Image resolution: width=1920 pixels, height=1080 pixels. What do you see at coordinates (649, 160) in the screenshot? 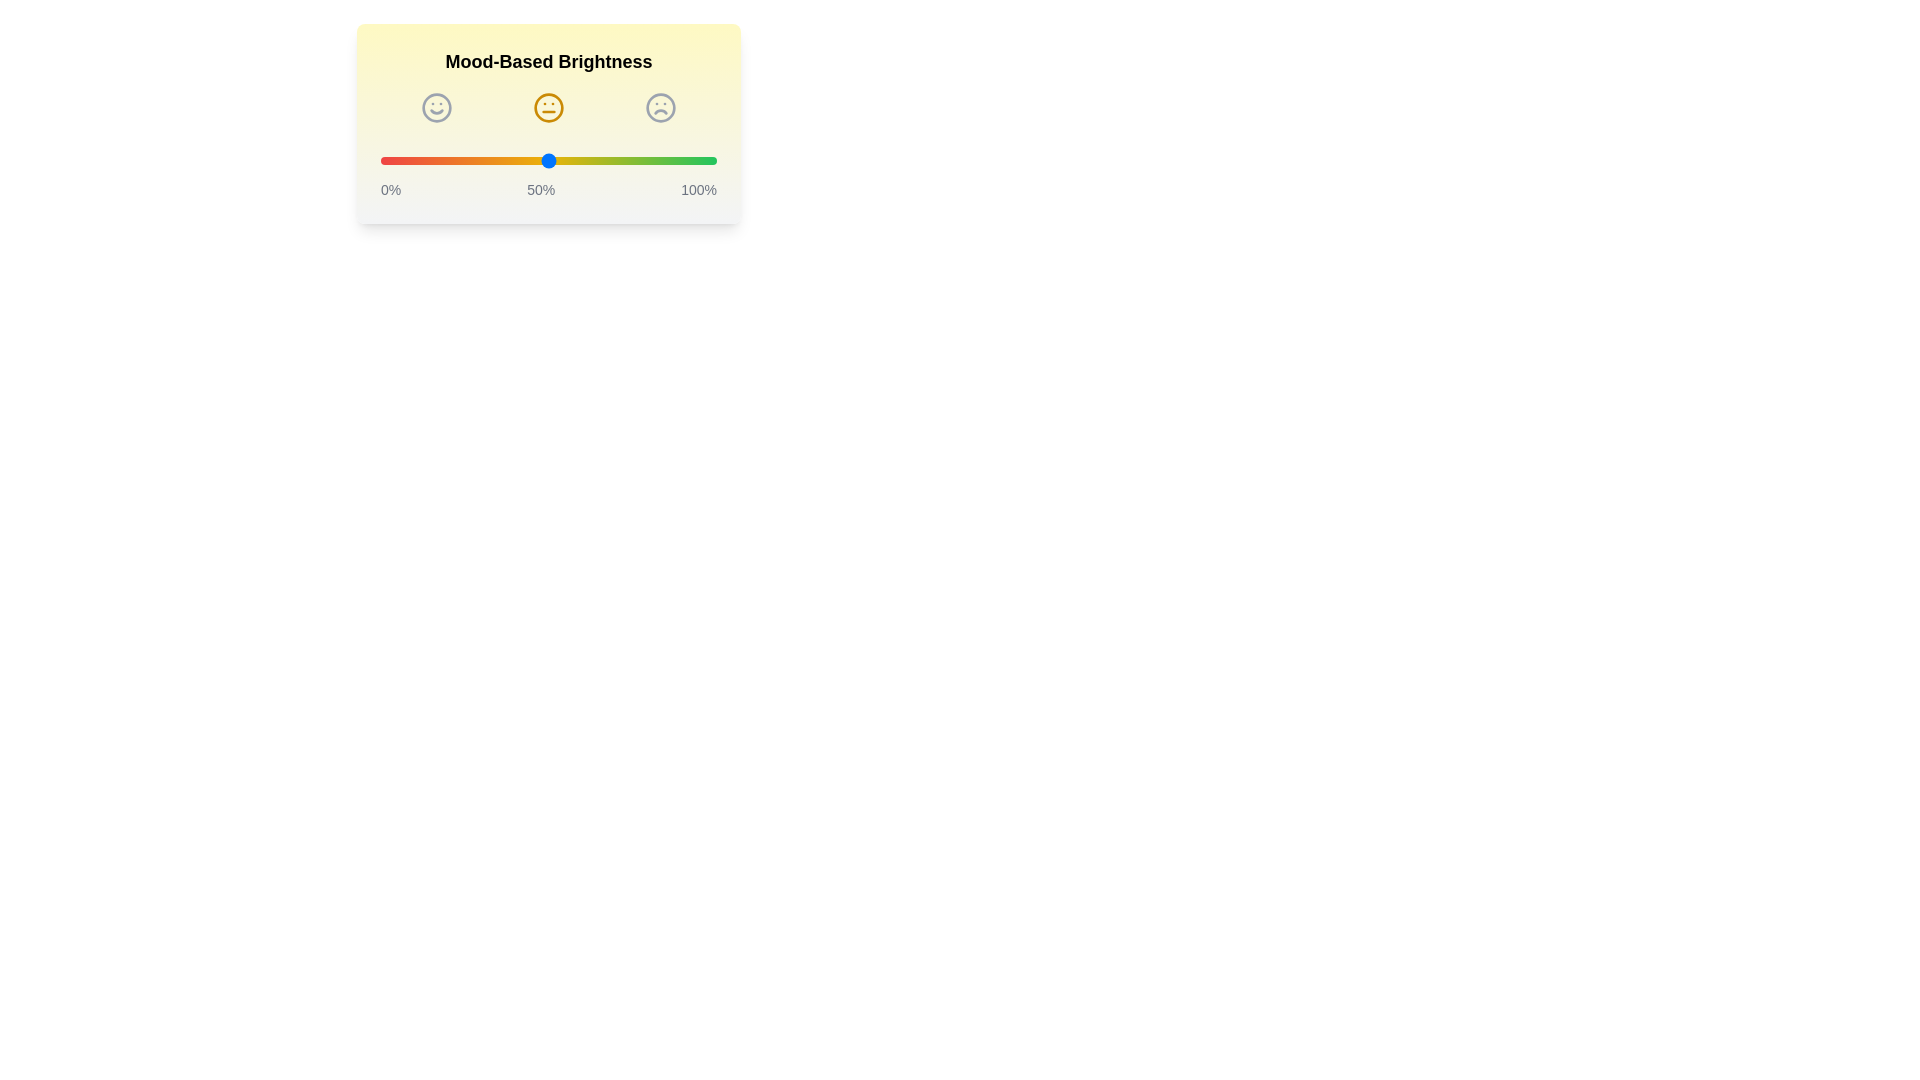
I see `the brightness slider to 80% to observe the mood icon change` at bounding box center [649, 160].